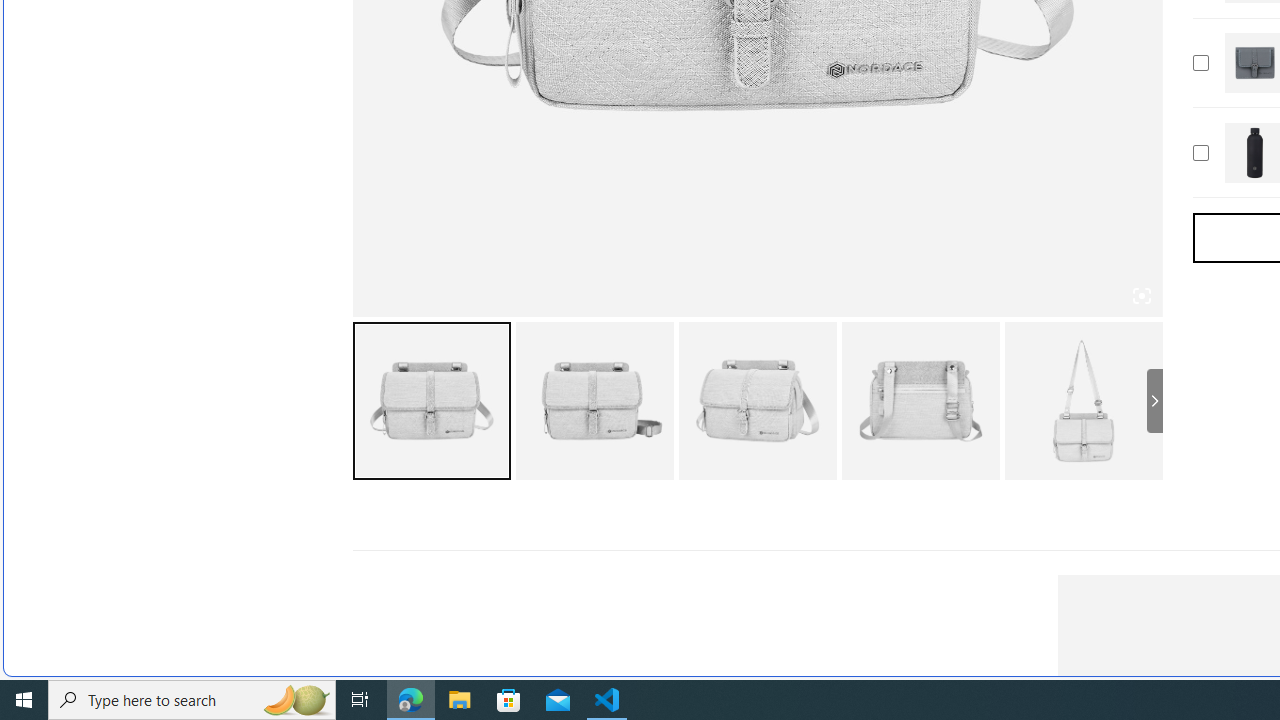 This screenshot has width=1280, height=720. I want to click on 'Class: iconic-woothumbs-fullscreen', so click(1141, 296).